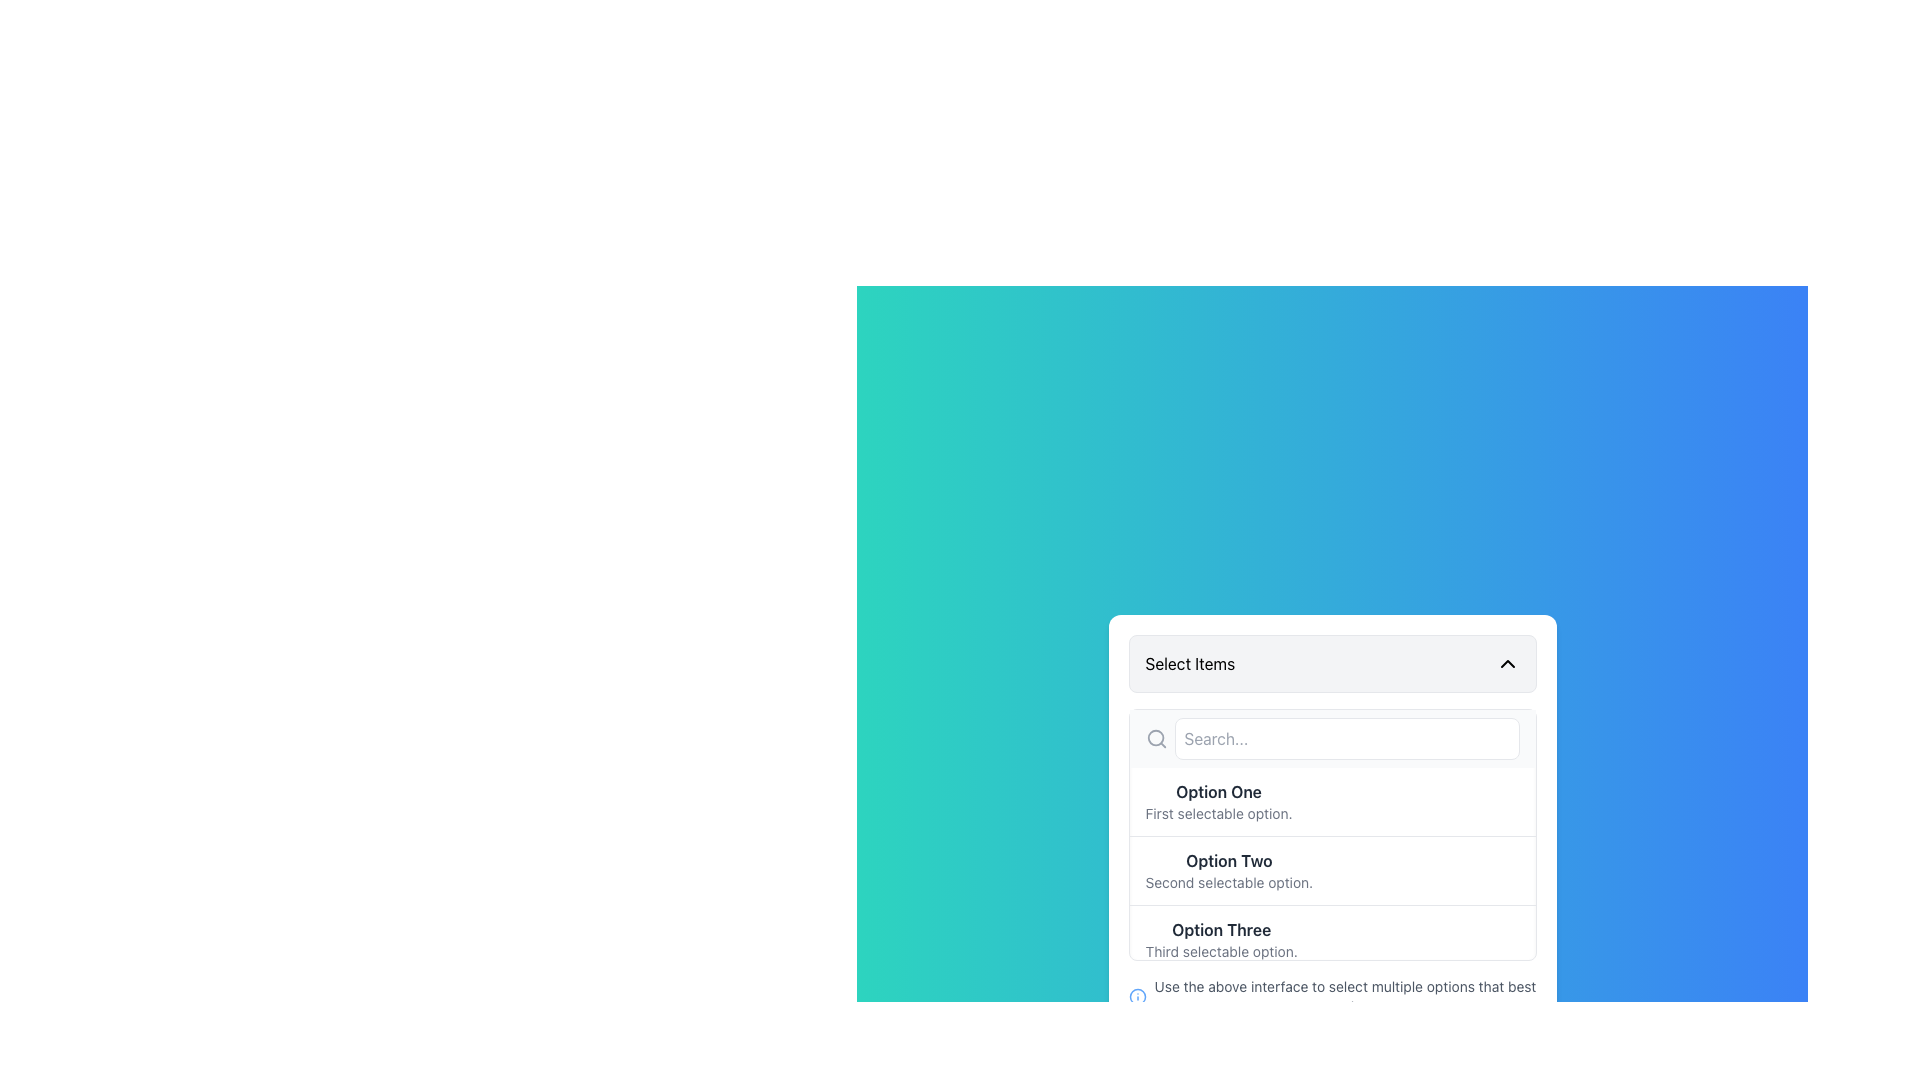  What do you see at coordinates (1218, 790) in the screenshot?
I see `the static text label reading 'Option One', which is bold and dark gray, positioned at the top of the dropdown menu interface` at bounding box center [1218, 790].